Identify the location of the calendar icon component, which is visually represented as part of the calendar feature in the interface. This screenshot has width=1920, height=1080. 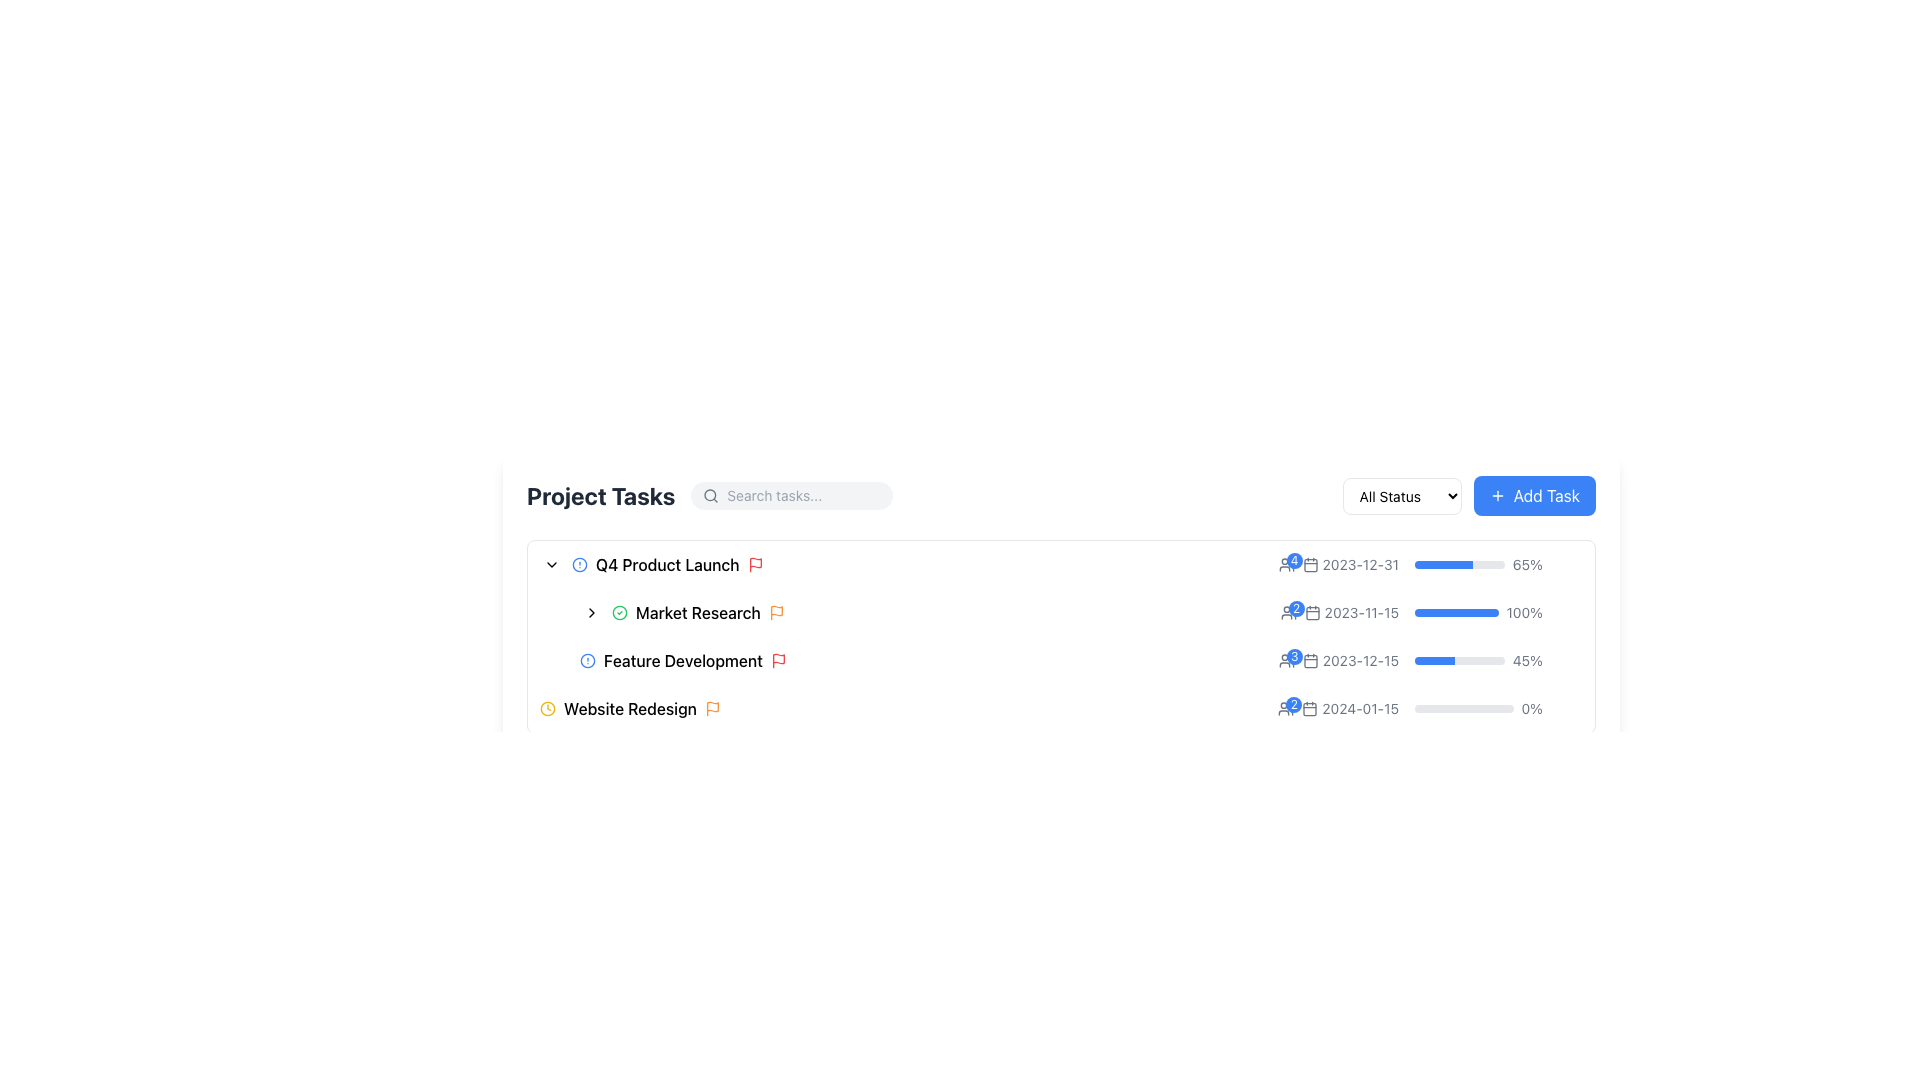
(1312, 612).